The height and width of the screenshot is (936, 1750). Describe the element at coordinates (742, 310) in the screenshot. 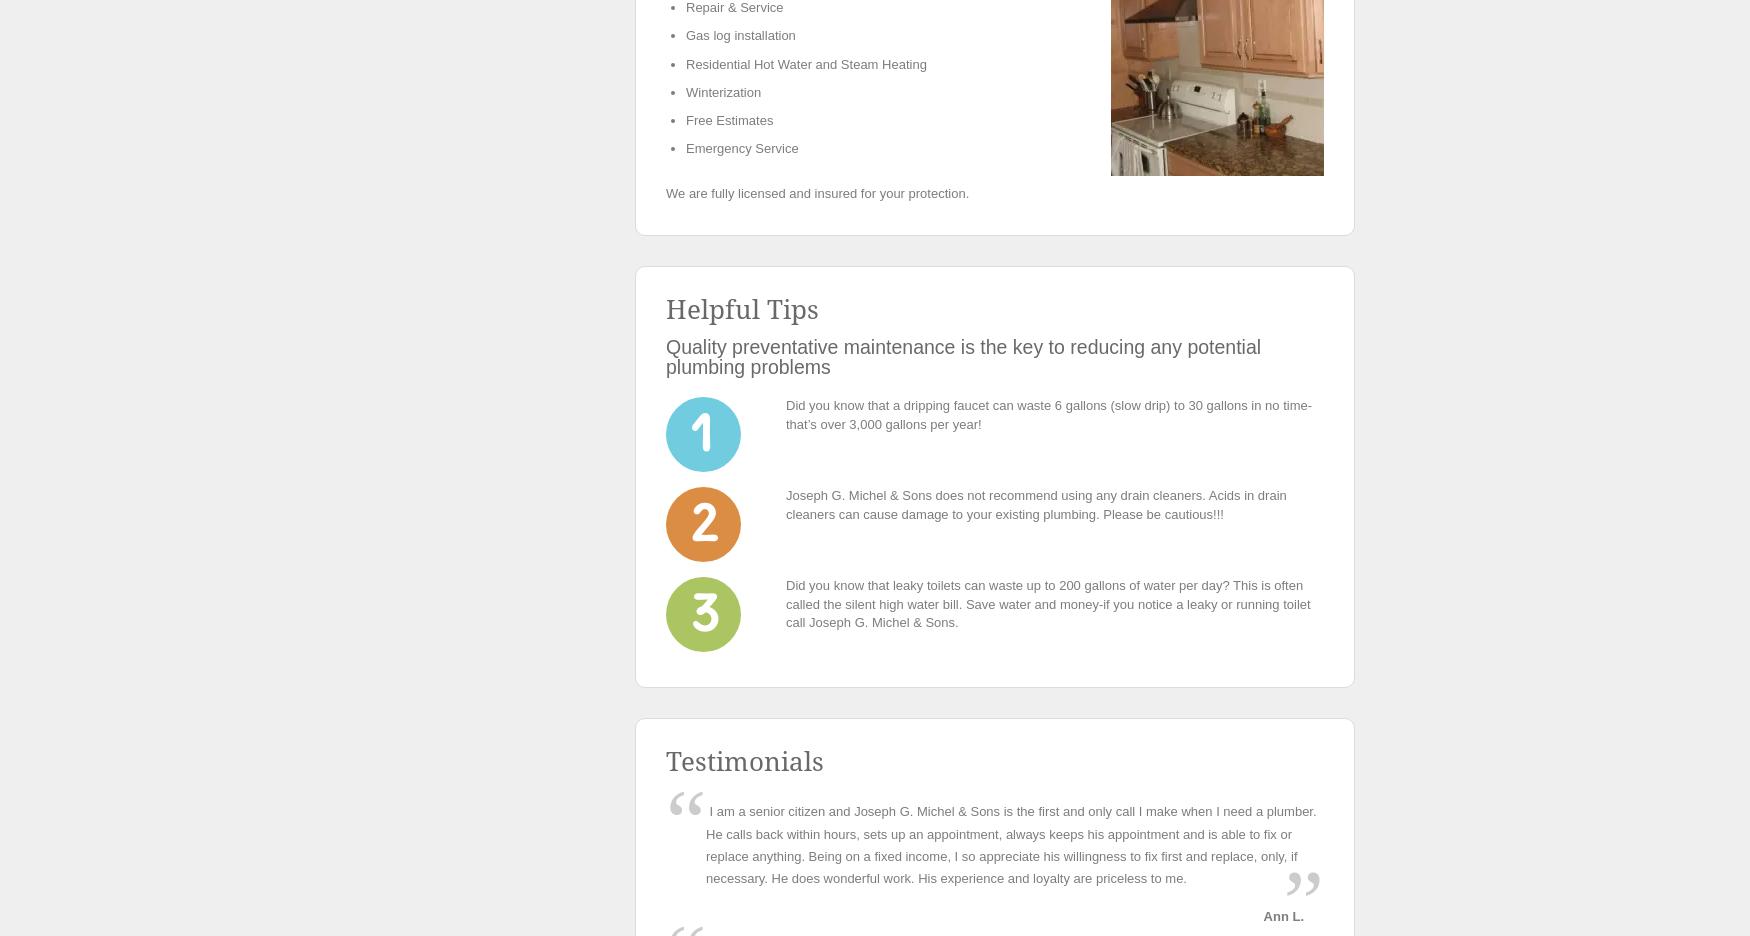

I see `'Helpful Tips'` at that location.